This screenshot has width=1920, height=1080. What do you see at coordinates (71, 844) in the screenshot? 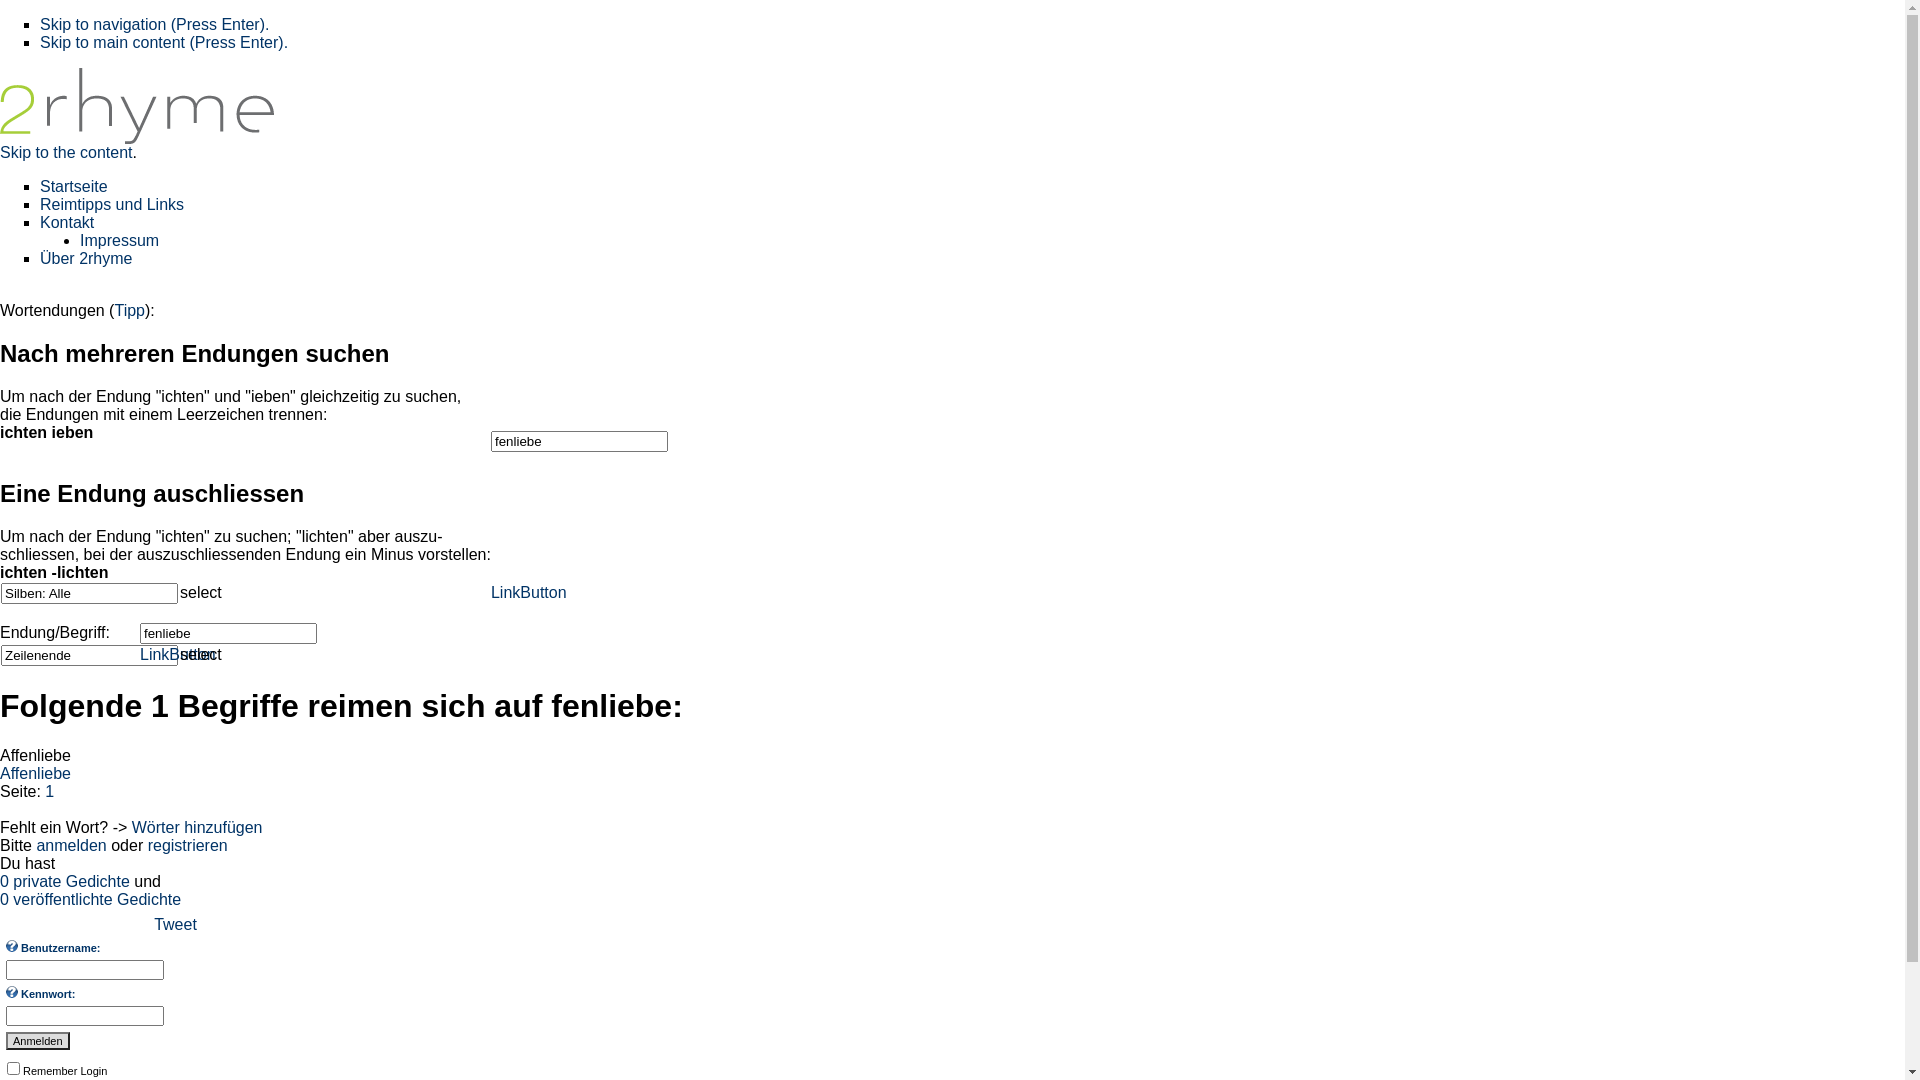
I see `'anmelden'` at bounding box center [71, 844].